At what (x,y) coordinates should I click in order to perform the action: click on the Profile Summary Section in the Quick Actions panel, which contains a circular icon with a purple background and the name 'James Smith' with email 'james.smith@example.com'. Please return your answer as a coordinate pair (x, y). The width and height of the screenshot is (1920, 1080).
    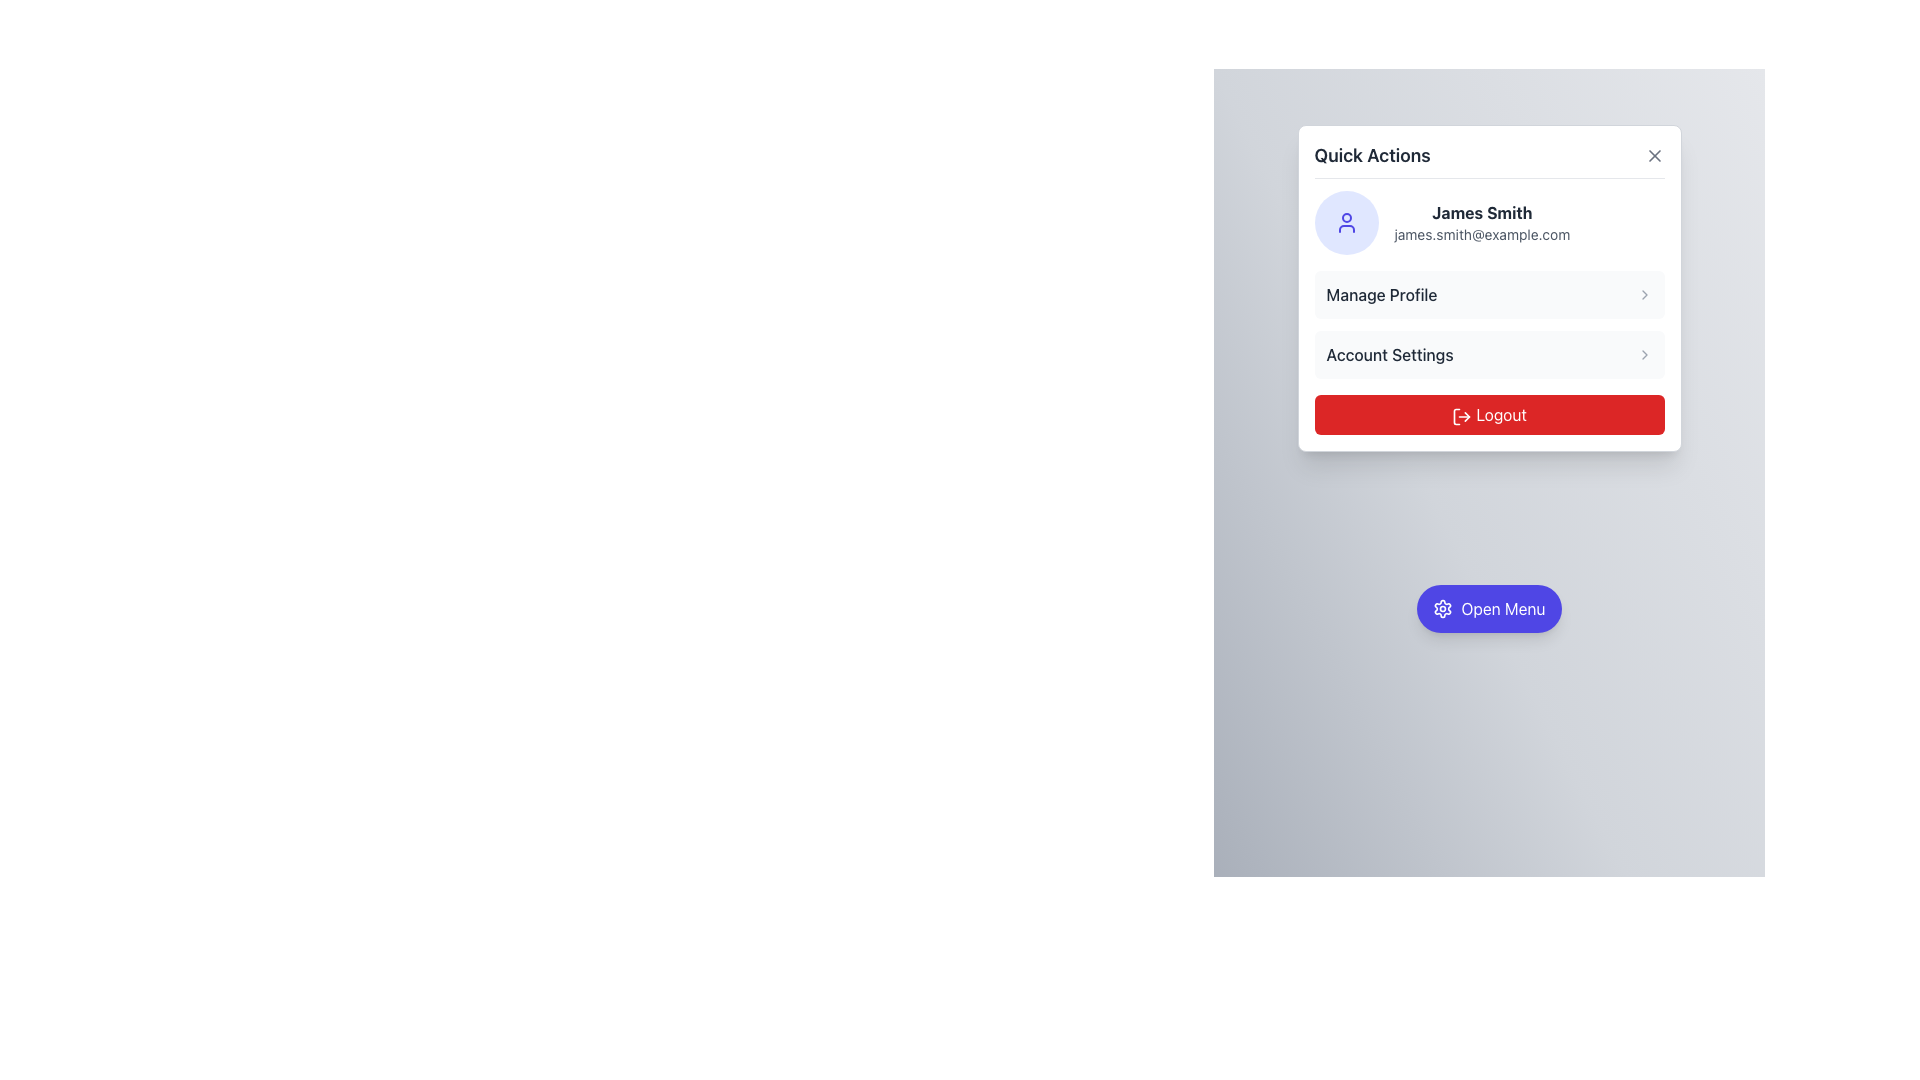
    Looking at the image, I should click on (1489, 223).